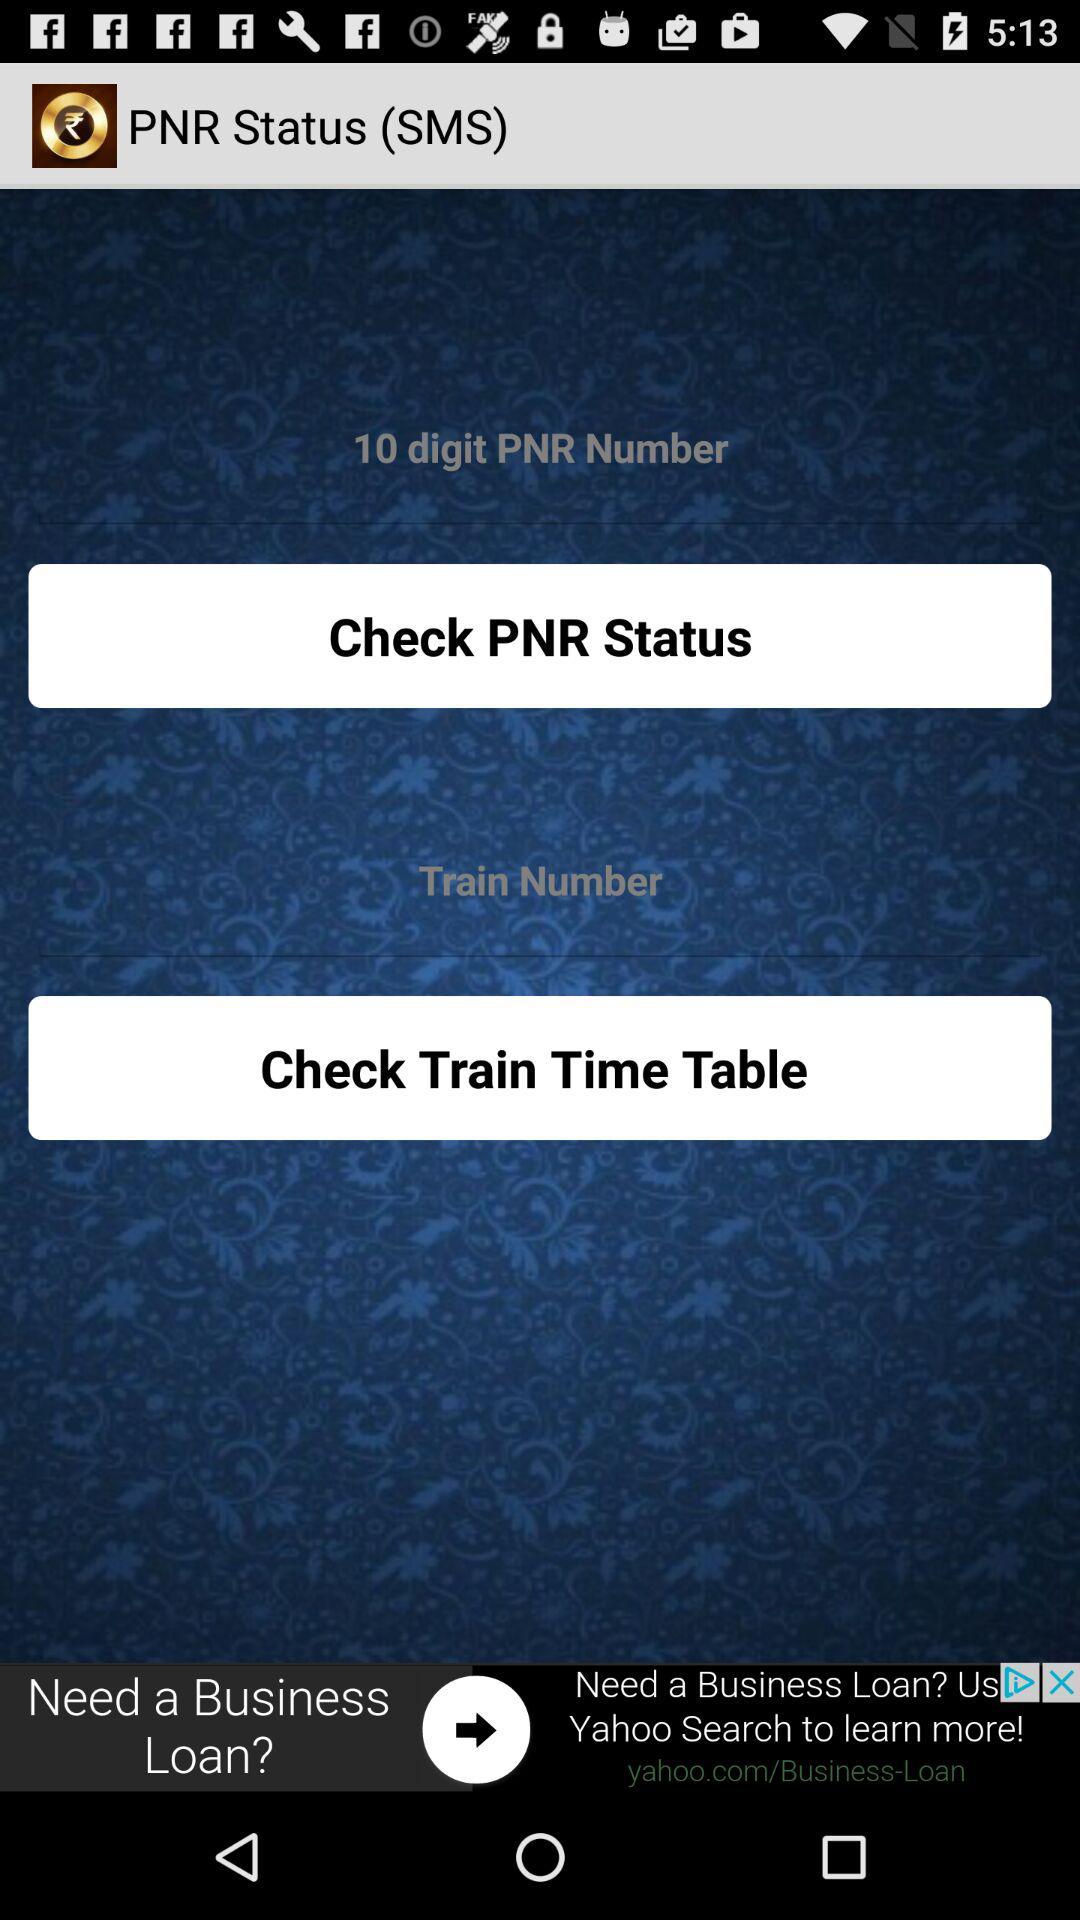 Image resolution: width=1080 pixels, height=1920 pixels. Describe the element at coordinates (540, 880) in the screenshot. I see `input train number` at that location.